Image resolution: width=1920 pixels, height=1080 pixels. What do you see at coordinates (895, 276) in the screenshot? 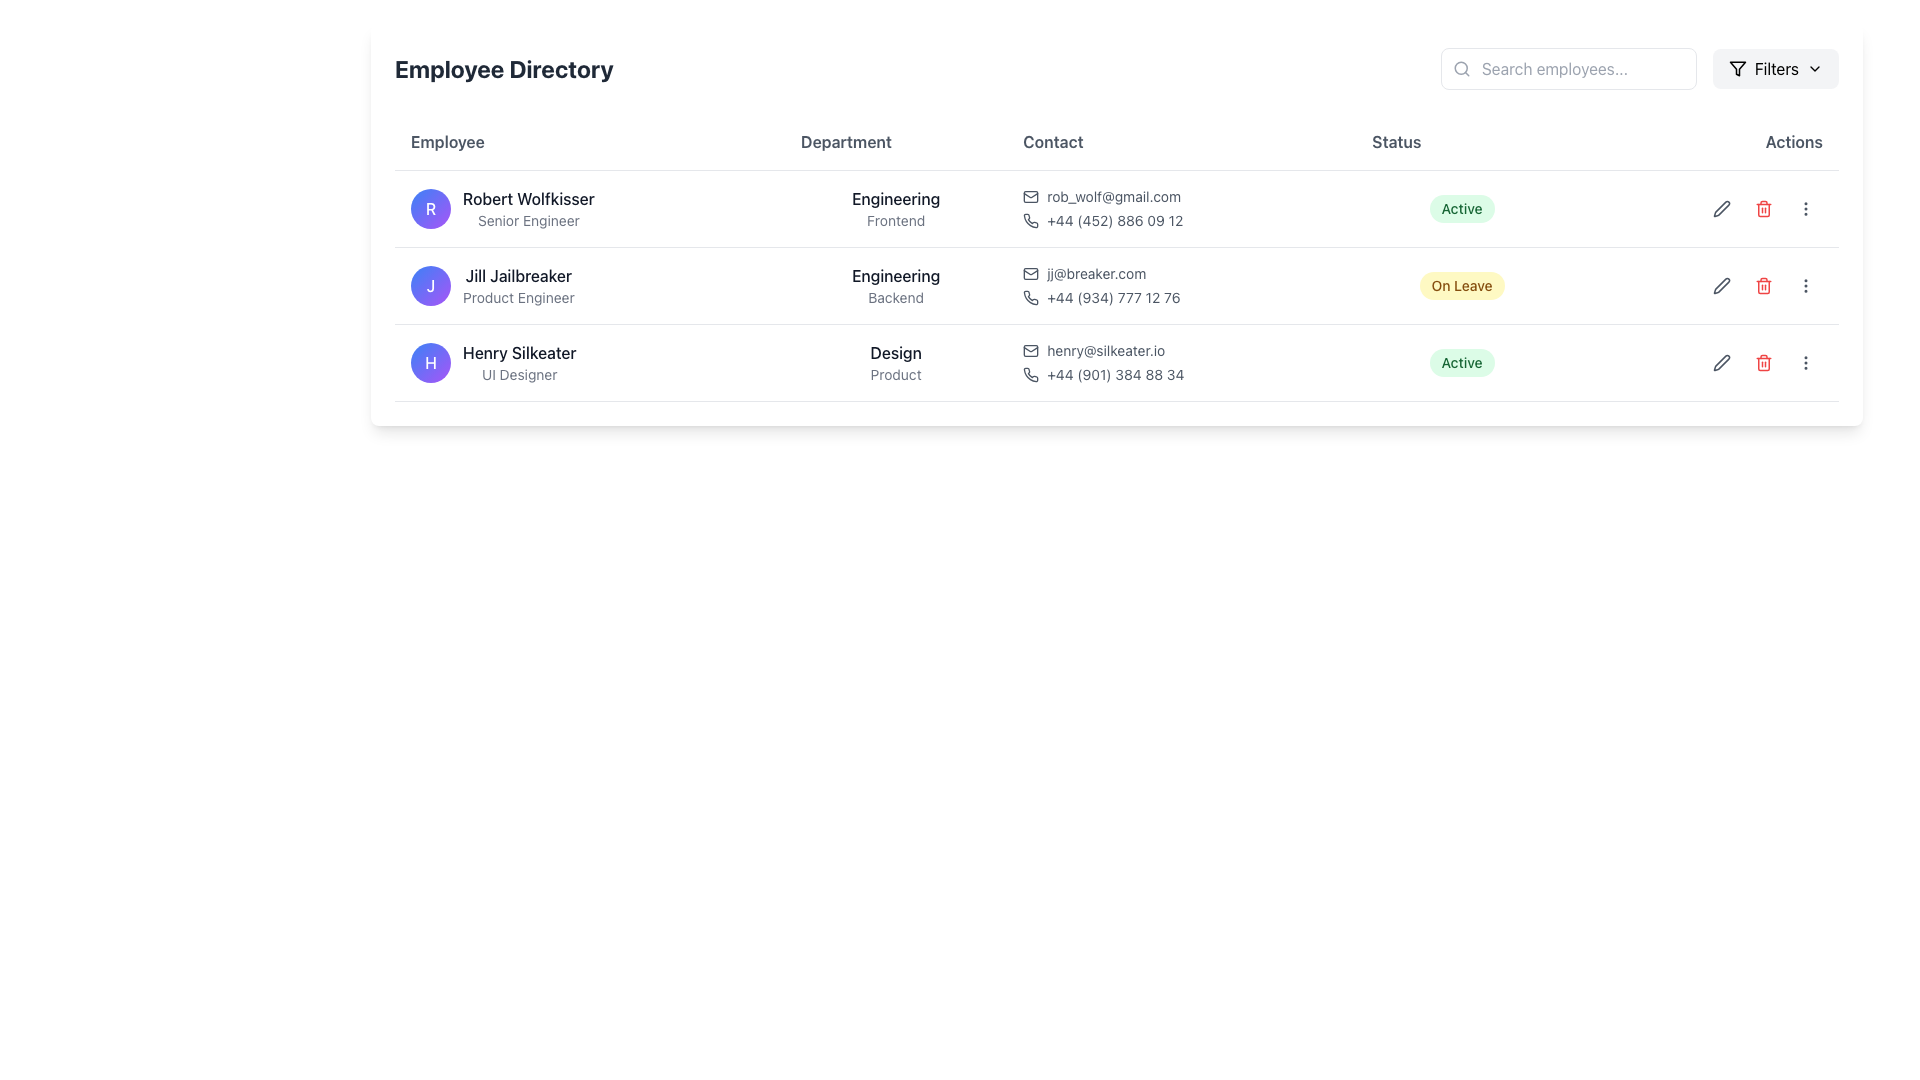
I see `the Static text label displaying 'Engineering' in the 'Department' column of the employee directory's second row` at bounding box center [895, 276].